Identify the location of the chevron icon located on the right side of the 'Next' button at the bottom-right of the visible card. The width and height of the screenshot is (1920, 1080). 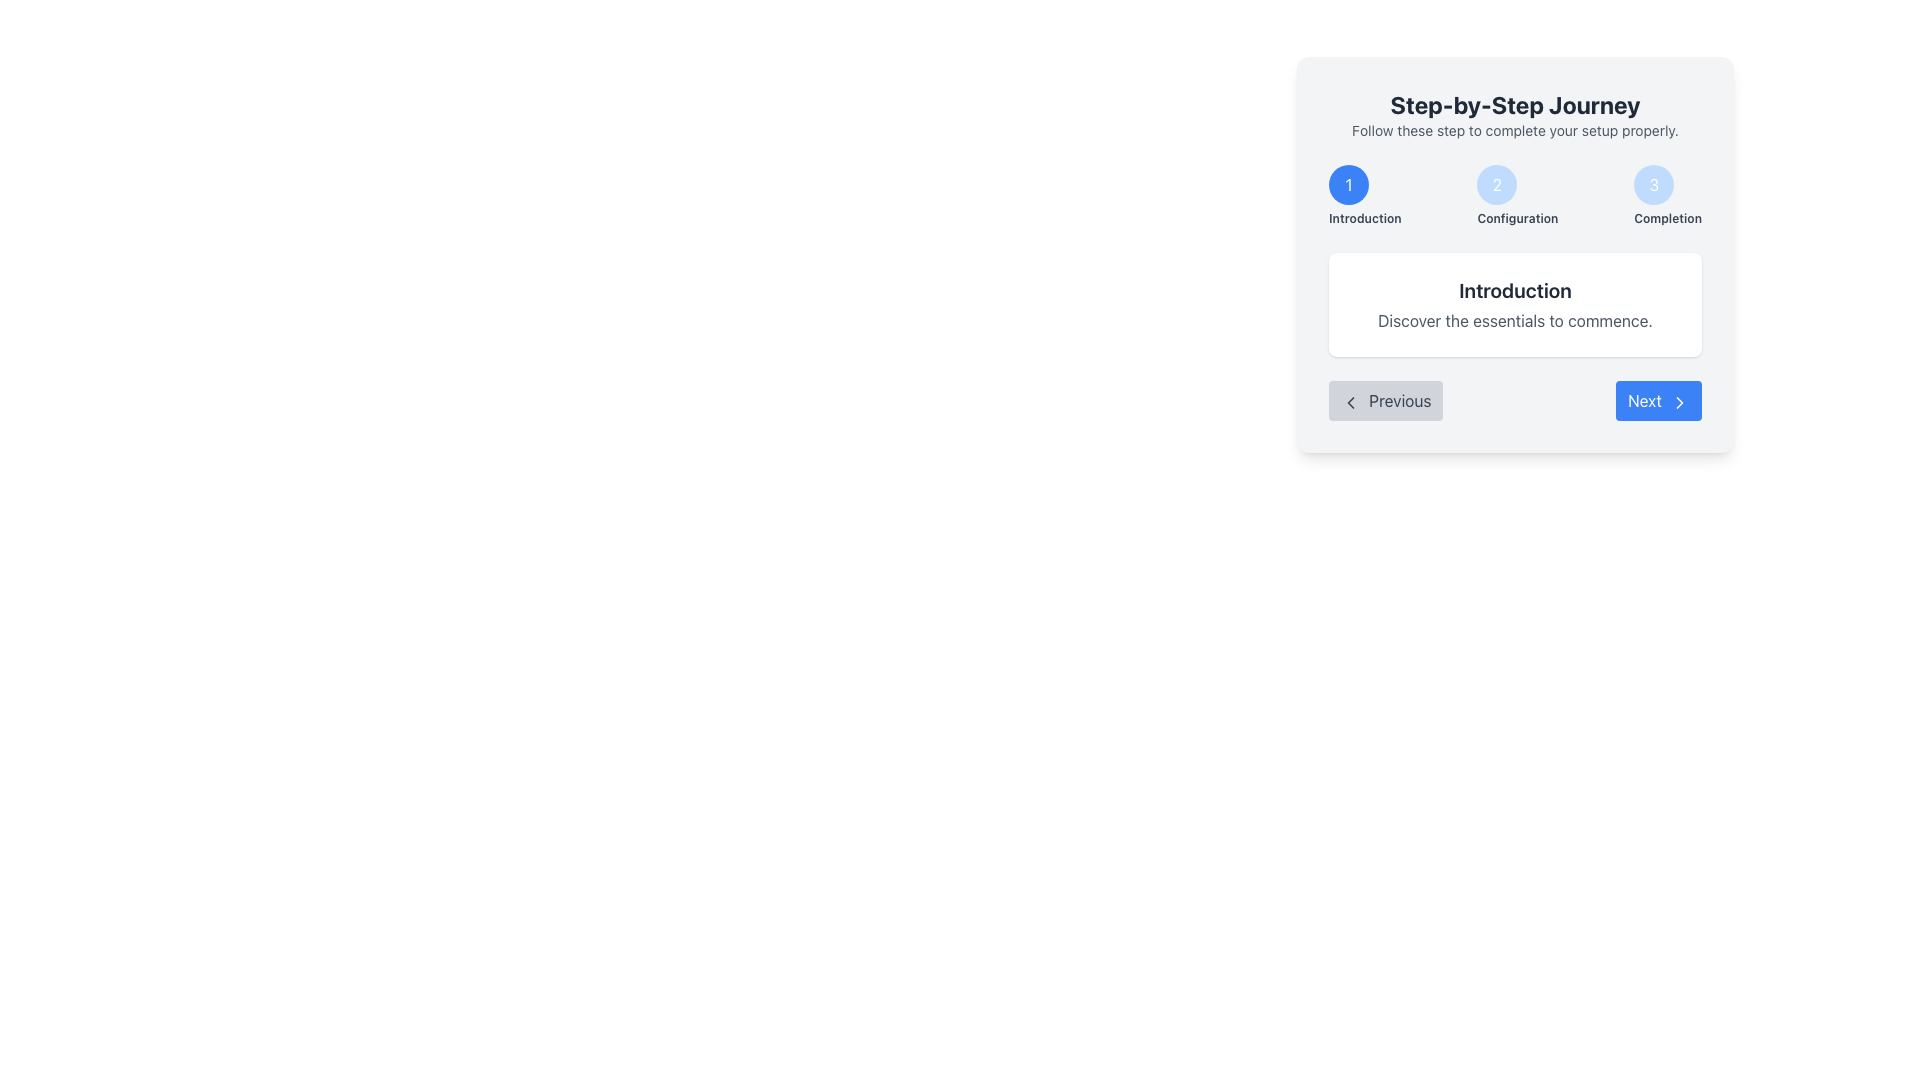
(1680, 401).